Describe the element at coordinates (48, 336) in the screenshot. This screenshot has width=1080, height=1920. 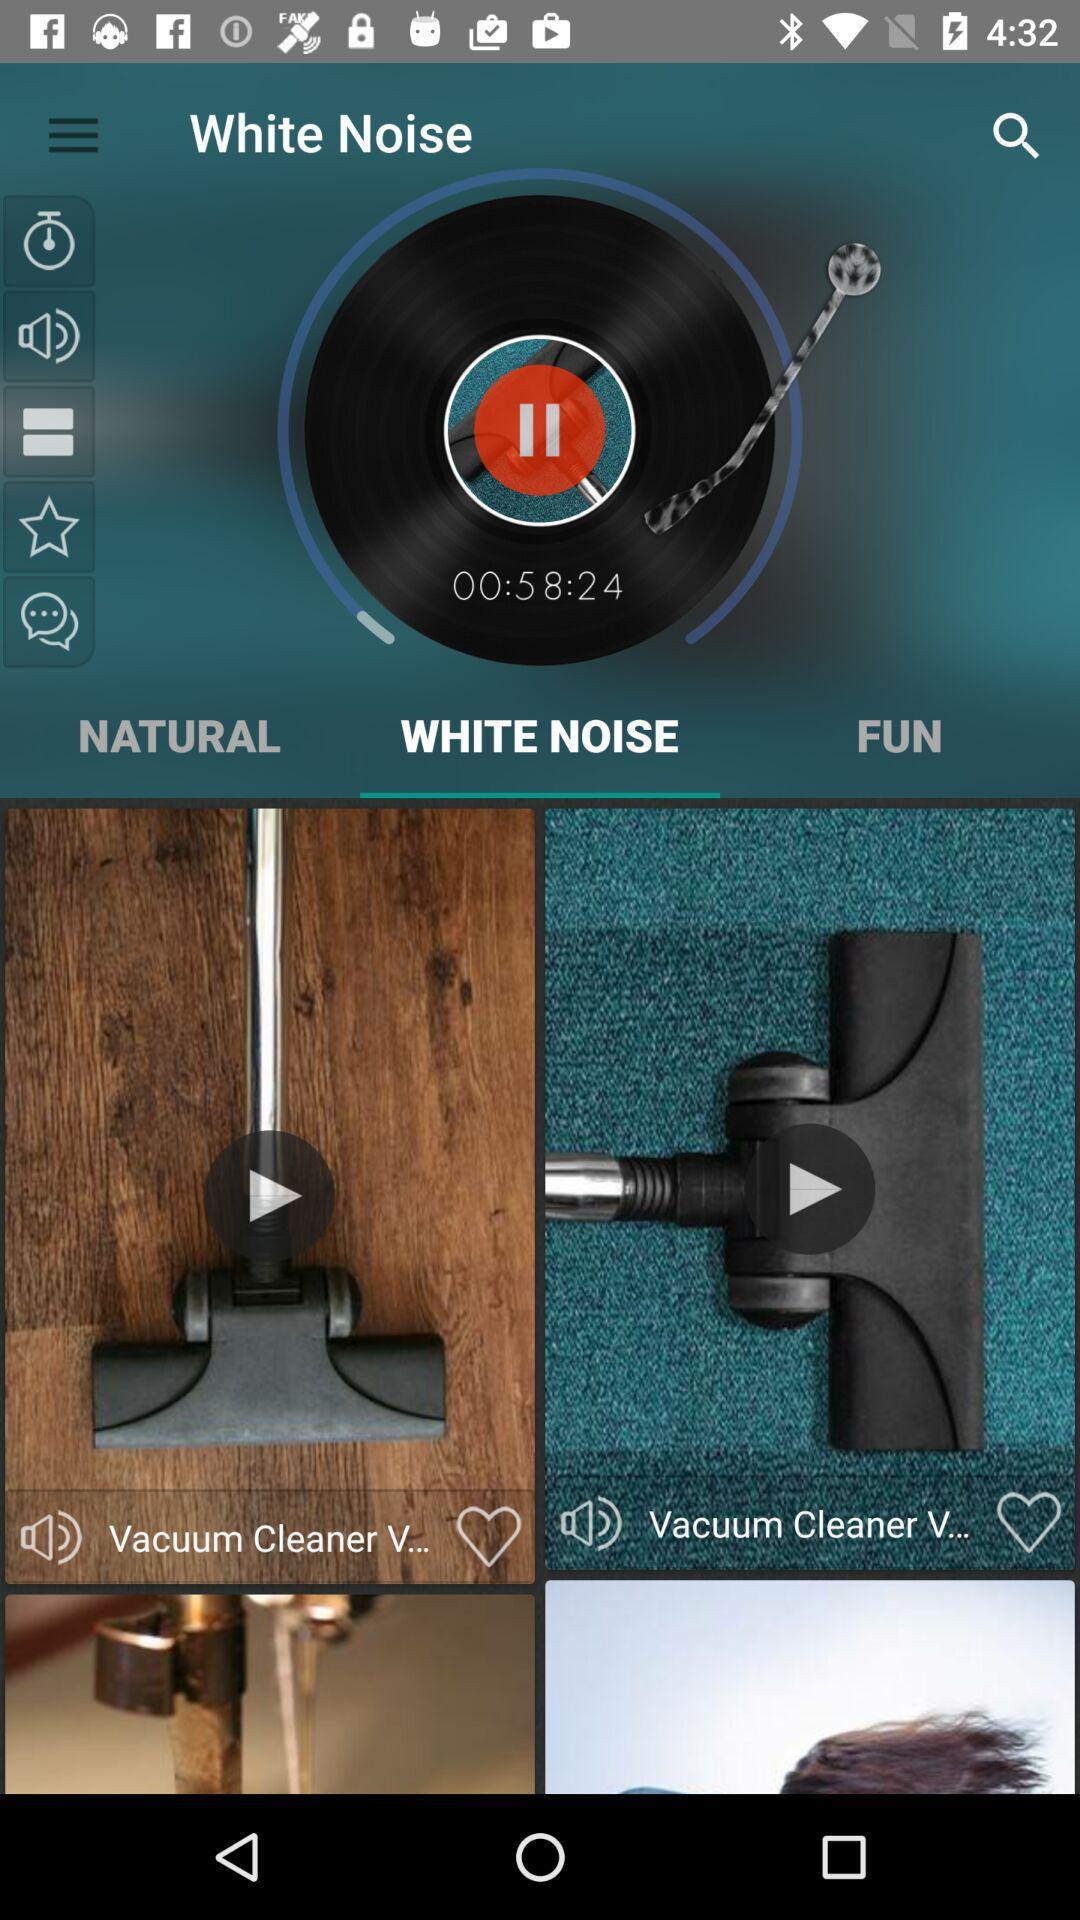
I see `the volume icon` at that location.